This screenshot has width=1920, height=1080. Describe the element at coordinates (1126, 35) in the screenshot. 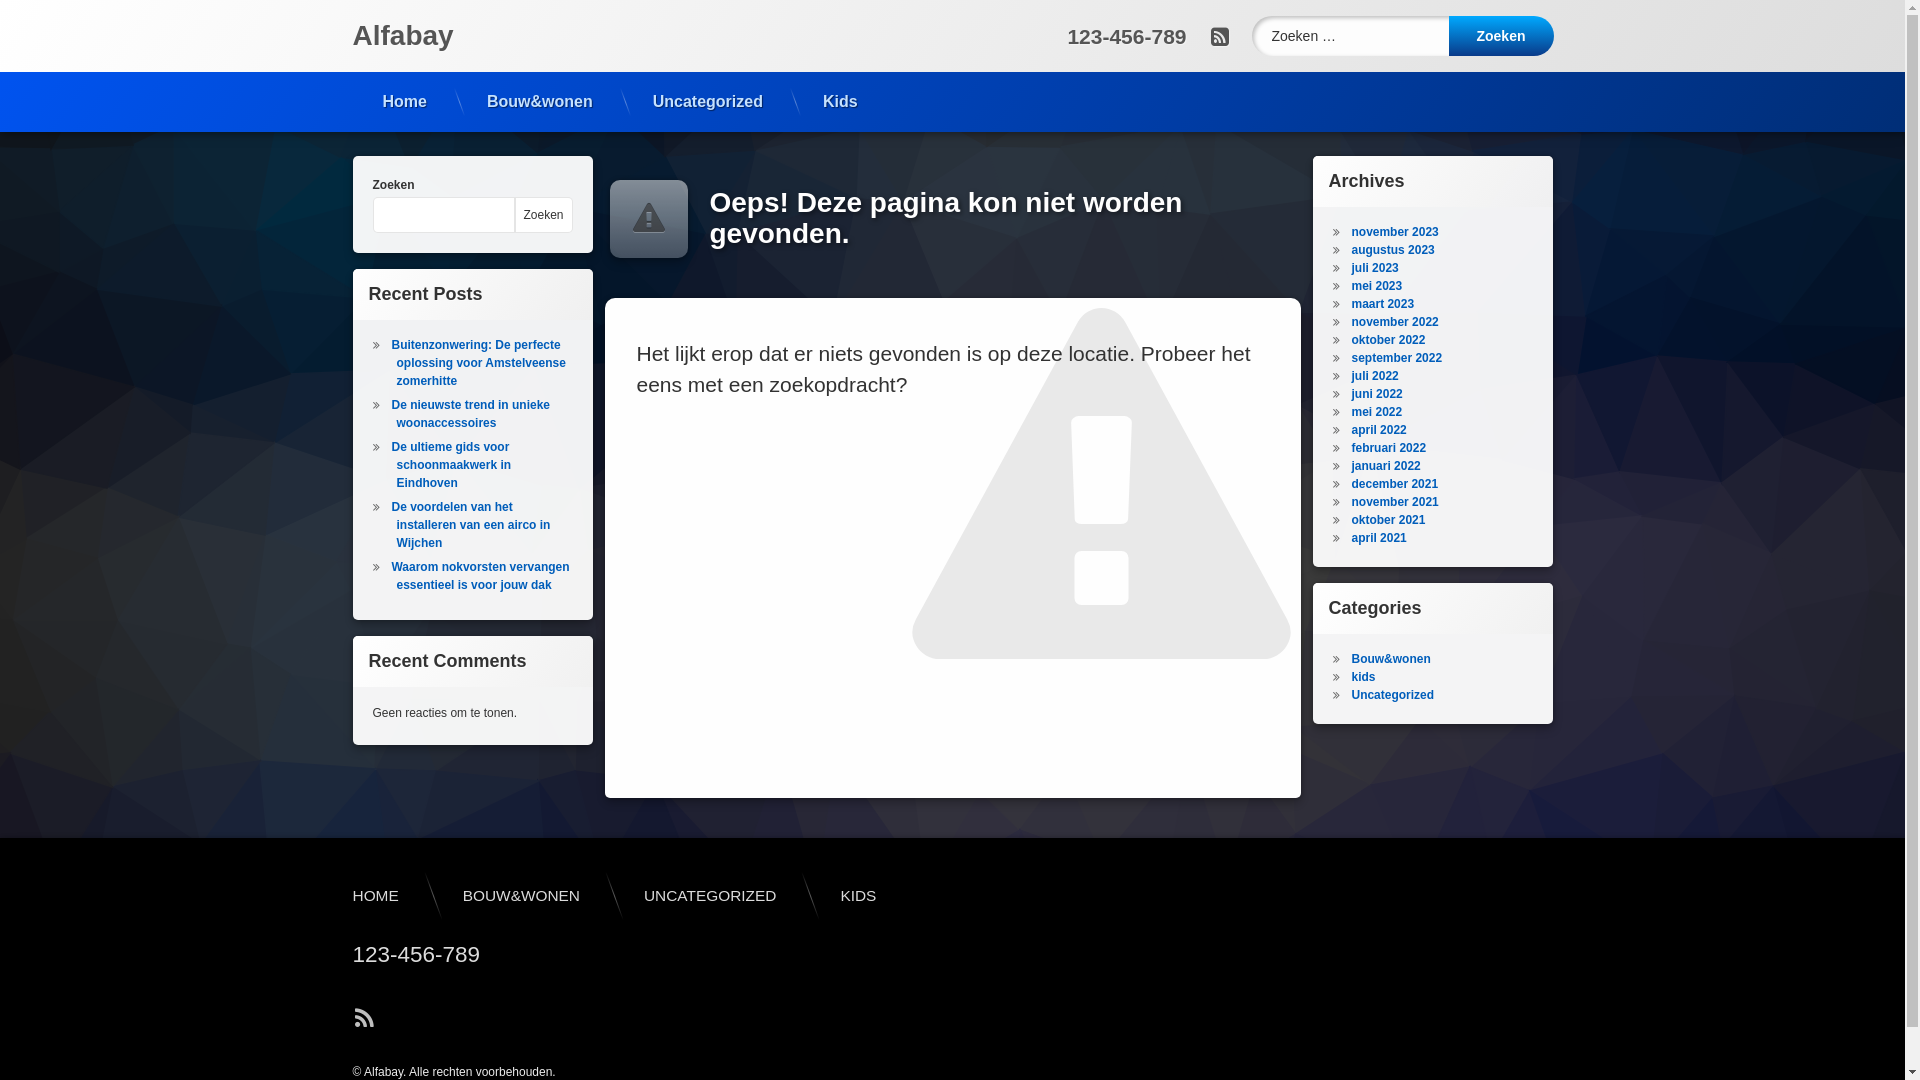

I see `'Tel:` at that location.